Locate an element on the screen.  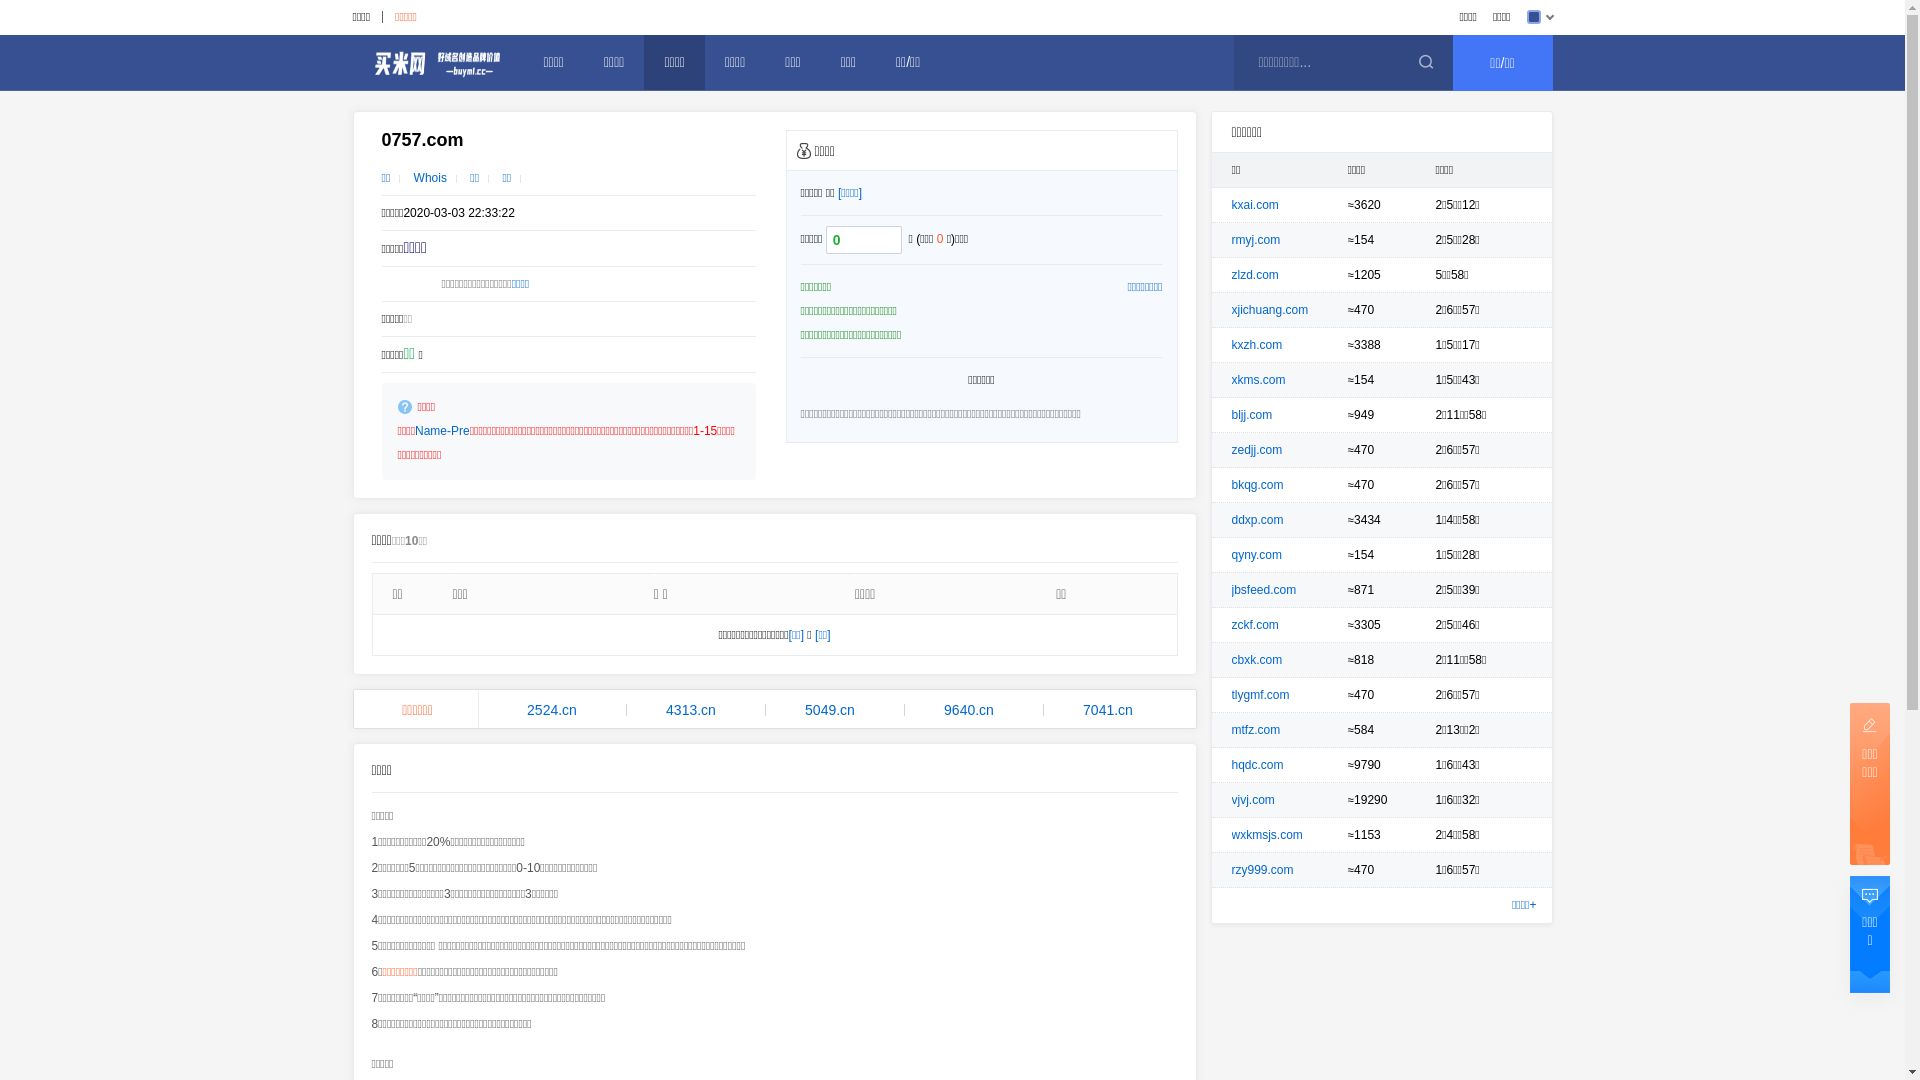
'rzy999.com' is located at coordinates (1261, 869).